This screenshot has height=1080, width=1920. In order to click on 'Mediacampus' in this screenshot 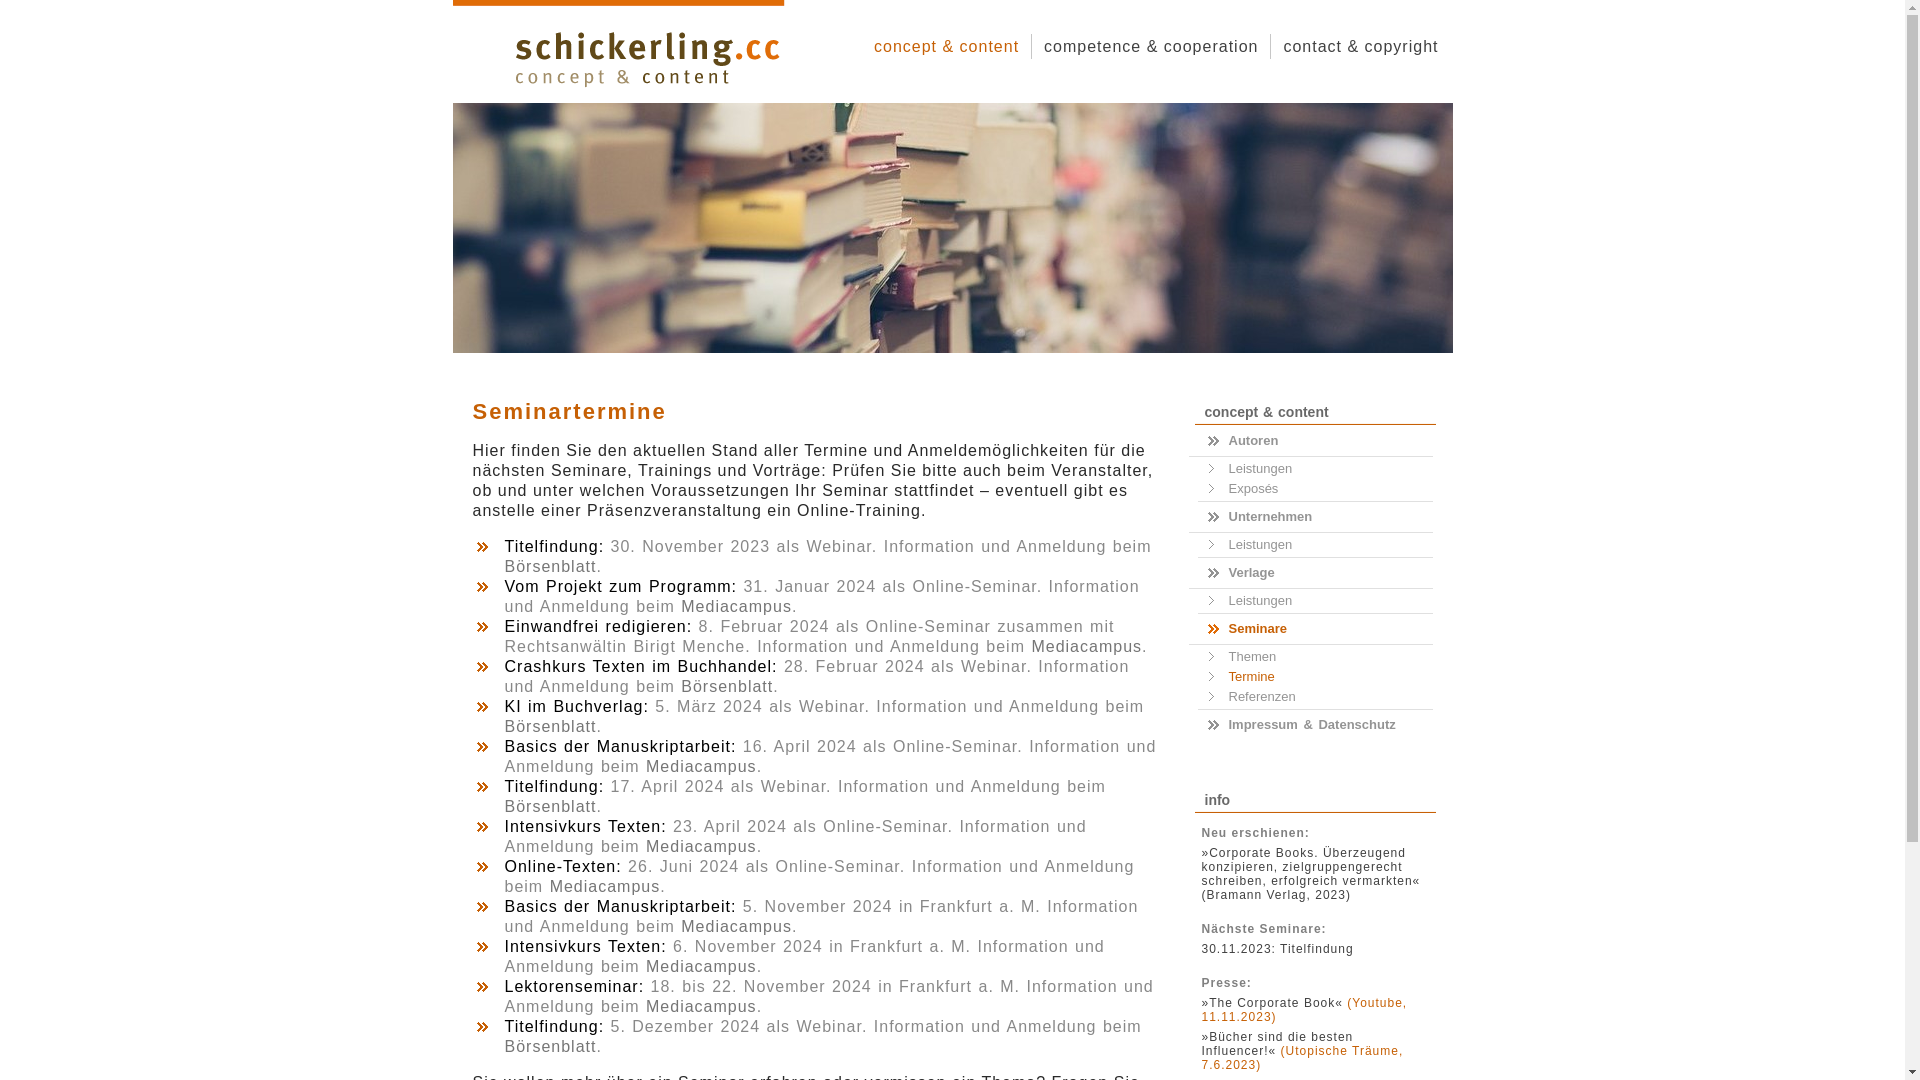, I will do `click(701, 1006)`.